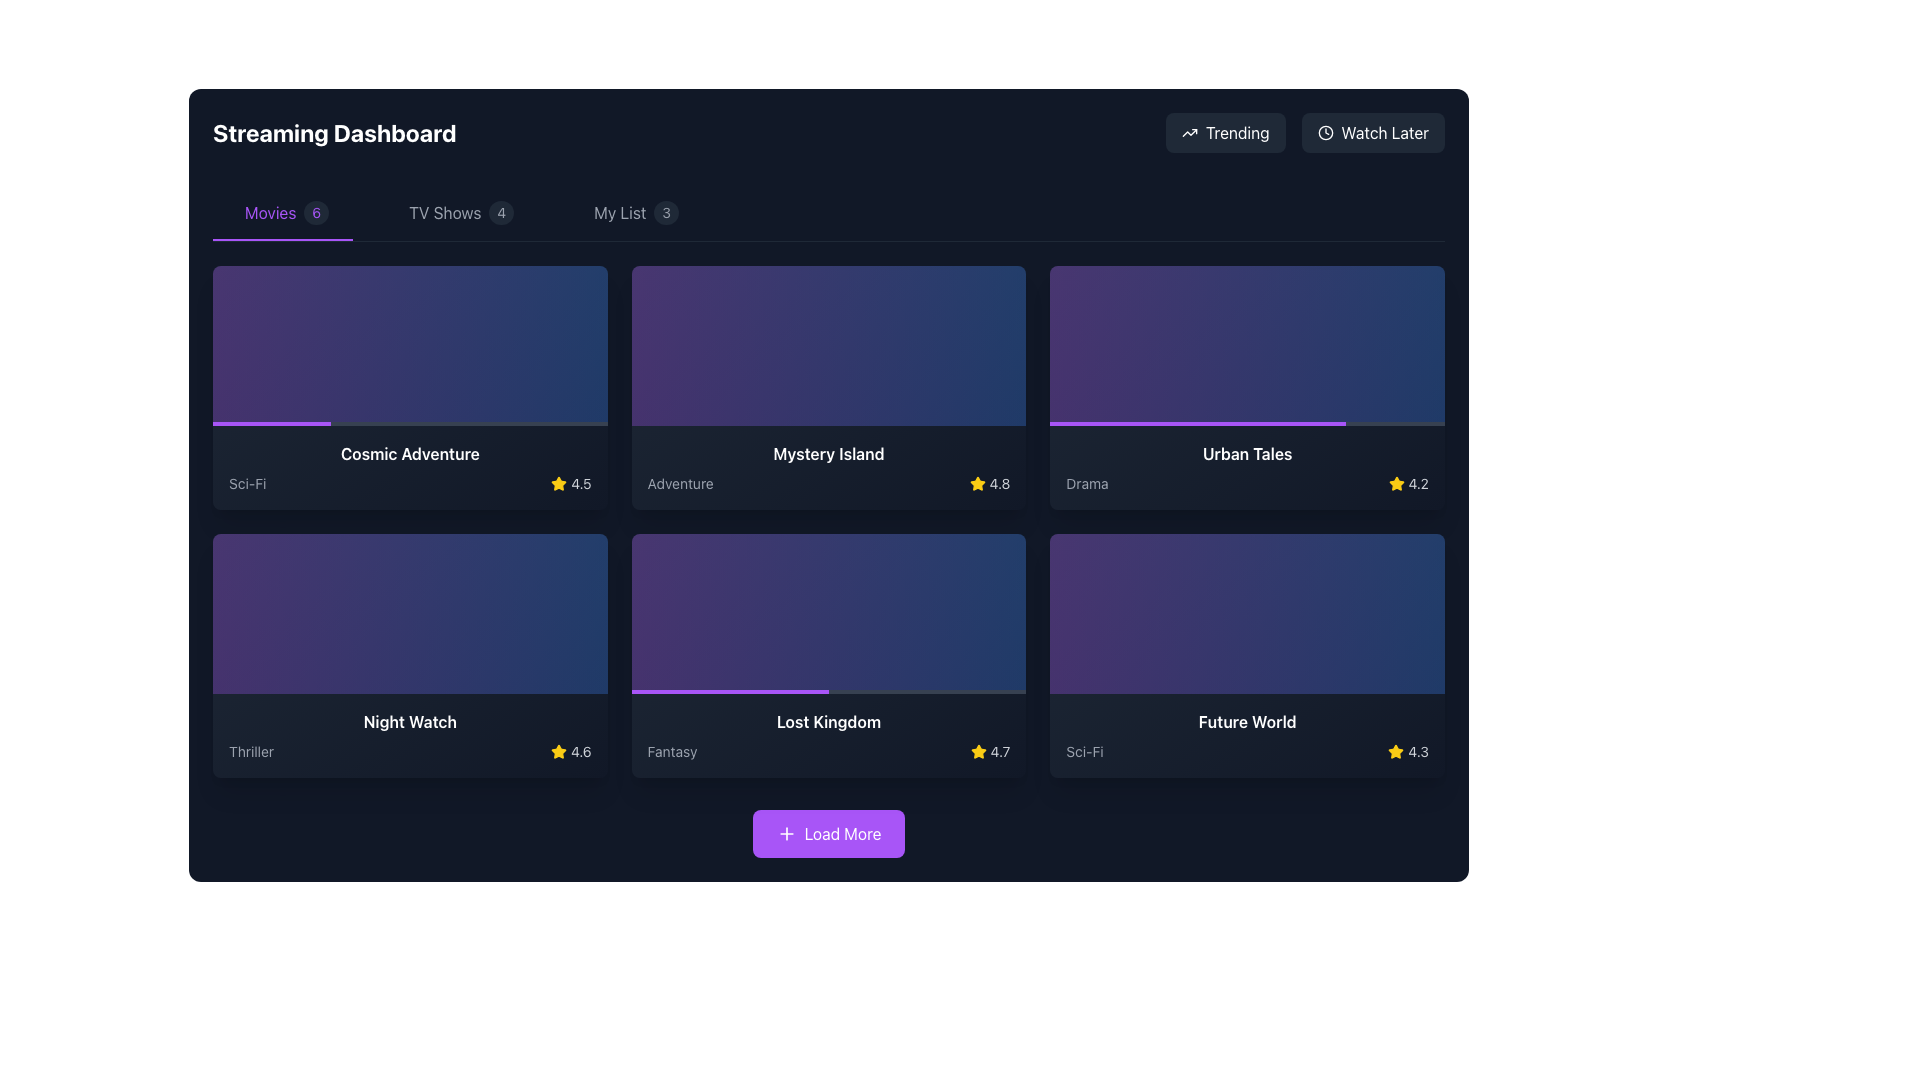  Describe the element at coordinates (666, 212) in the screenshot. I see `the displayed number '3' in the small circular badge with a dark gray background, located adjacent to the 'My List' text` at that location.